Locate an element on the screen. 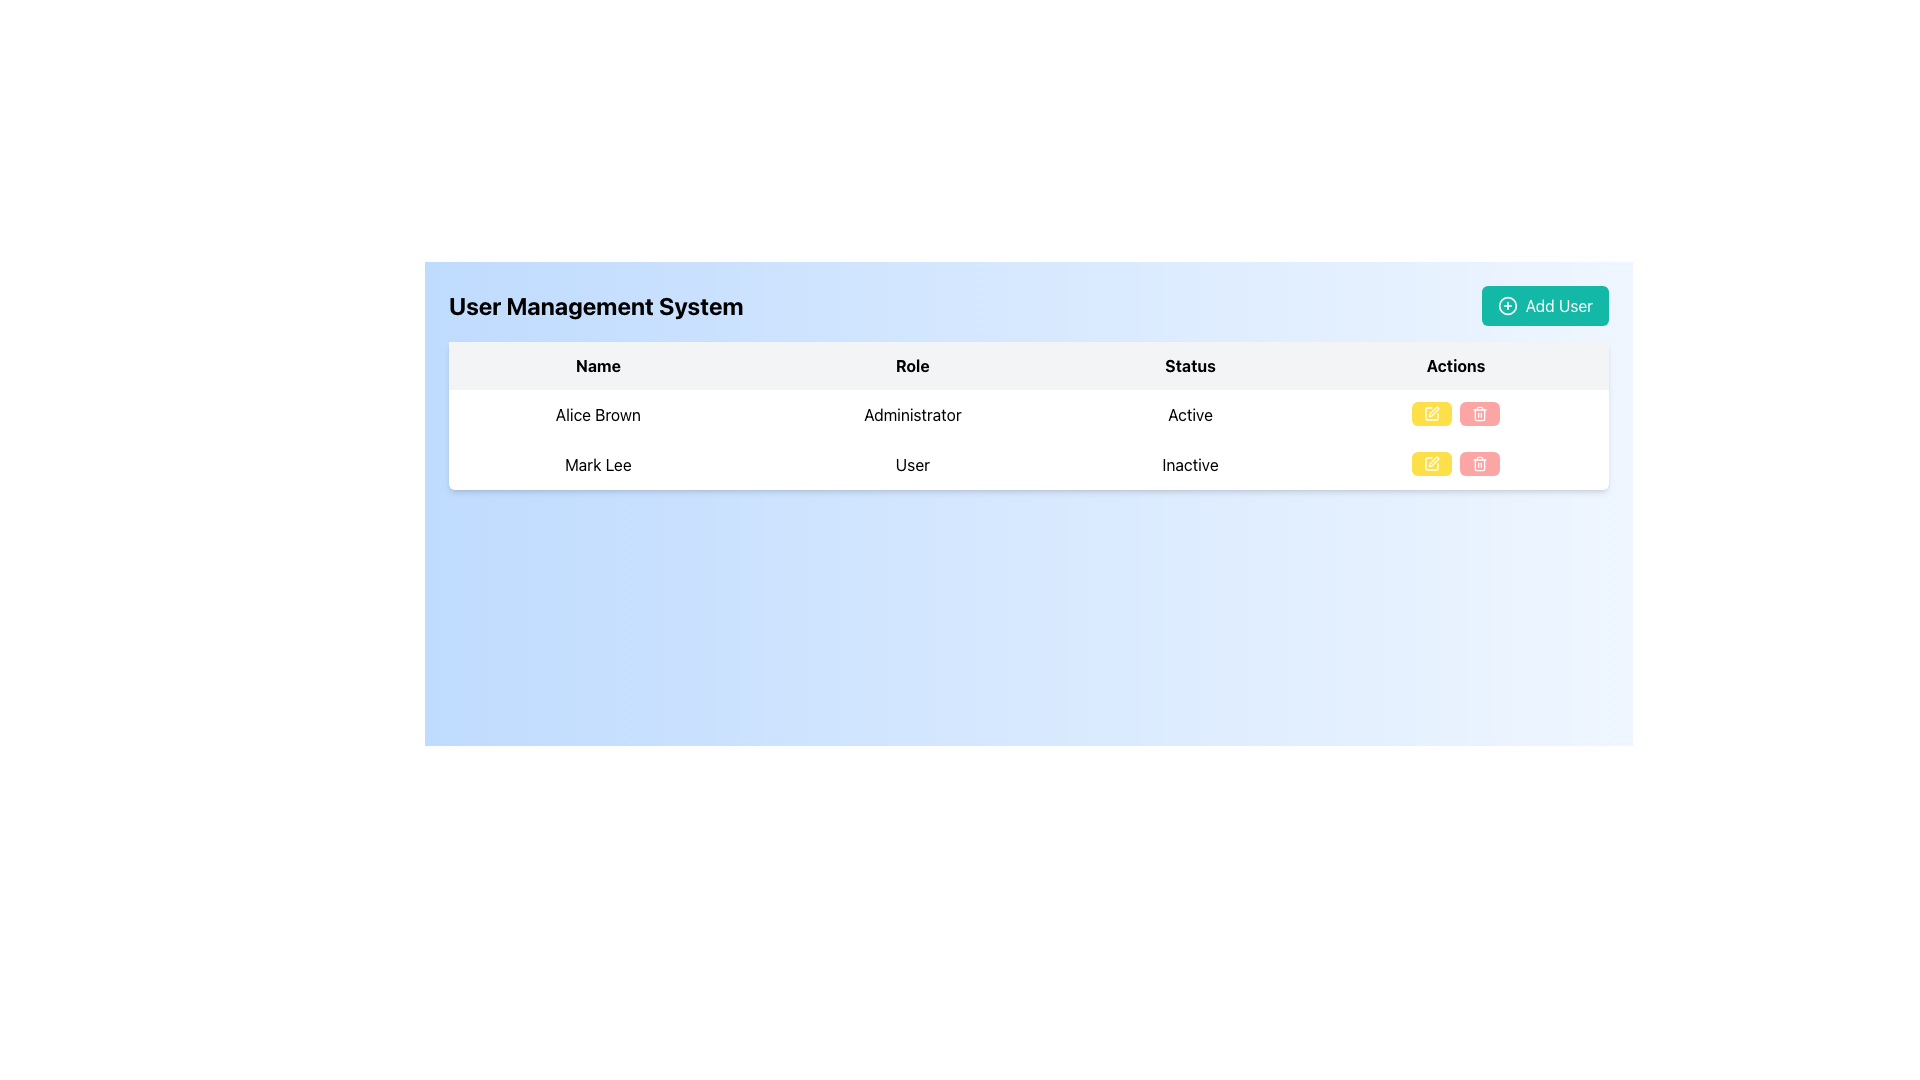  the SVG-based graphical icon representing the action to add a user, which is located within the 'Add User' button in the top-right corner of the interface is located at coordinates (1507, 305).